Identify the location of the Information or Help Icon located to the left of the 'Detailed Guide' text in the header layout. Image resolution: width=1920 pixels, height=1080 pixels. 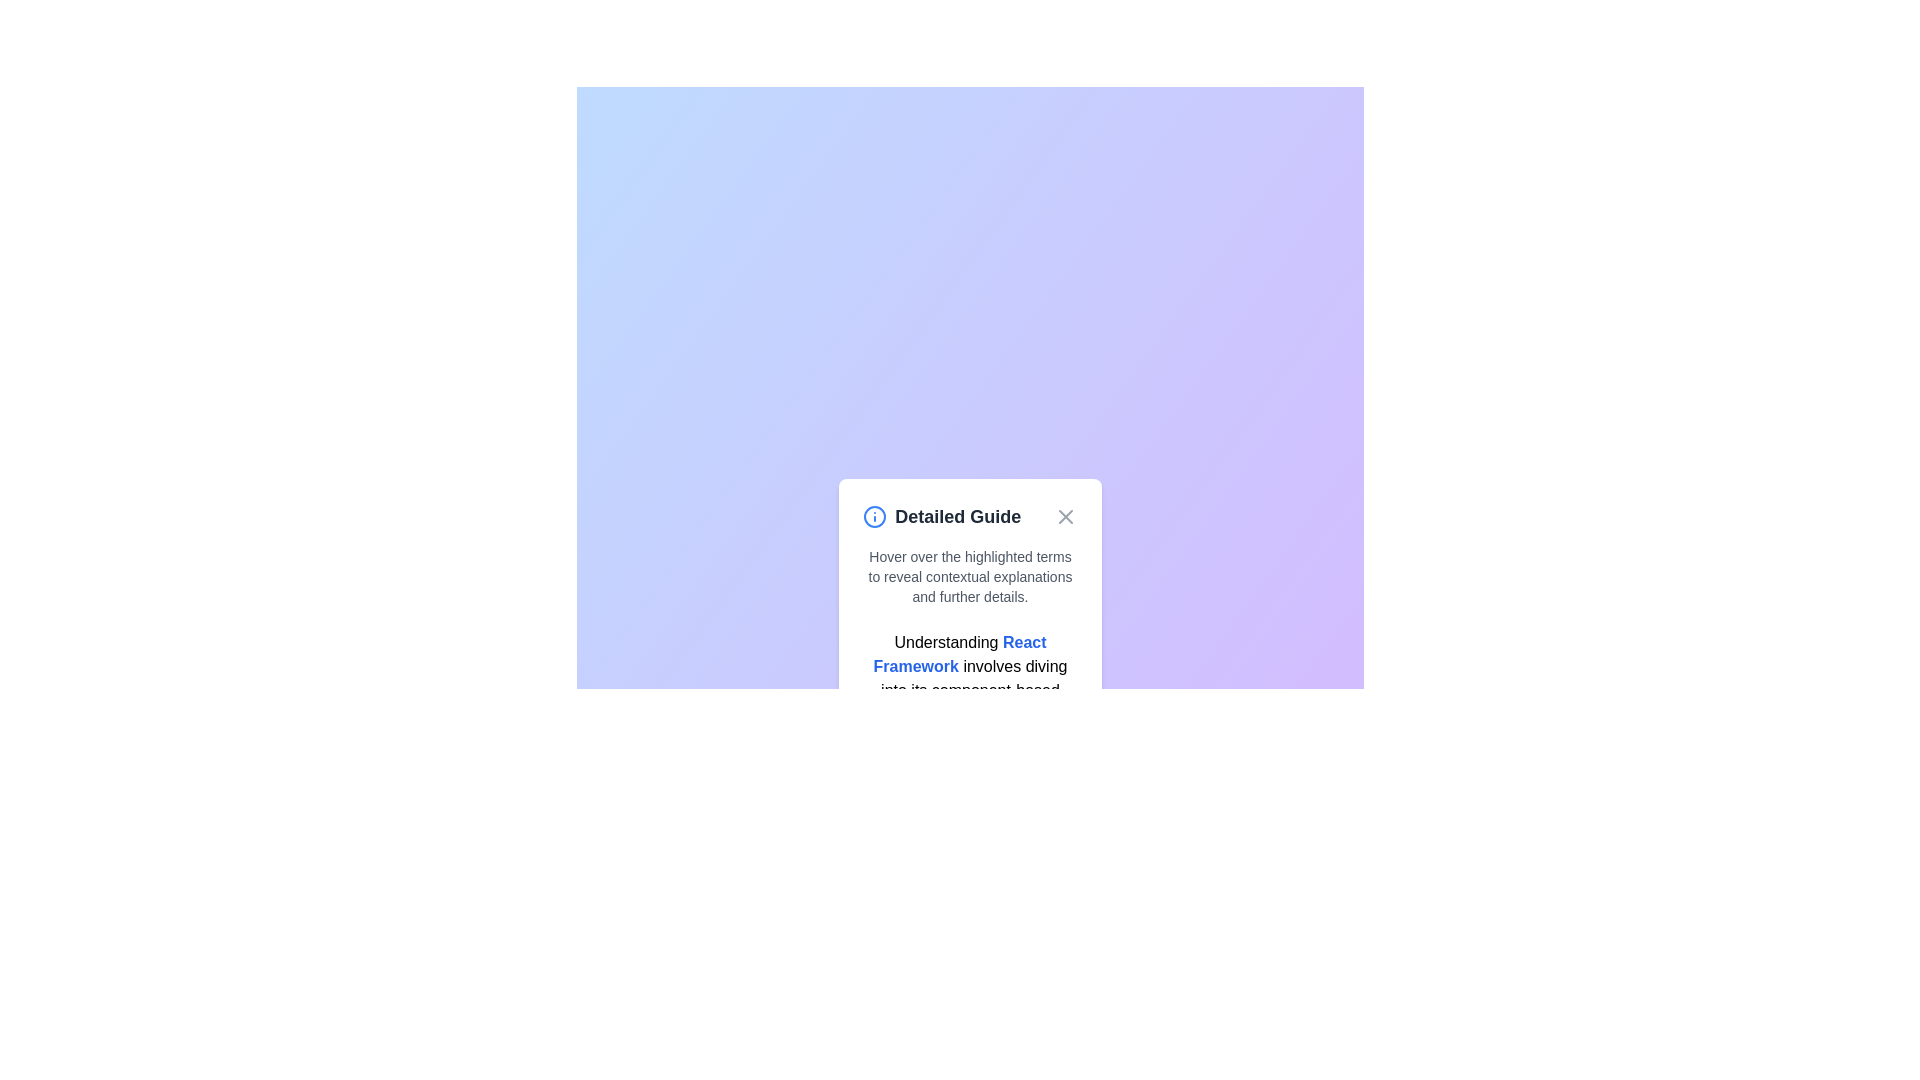
(874, 515).